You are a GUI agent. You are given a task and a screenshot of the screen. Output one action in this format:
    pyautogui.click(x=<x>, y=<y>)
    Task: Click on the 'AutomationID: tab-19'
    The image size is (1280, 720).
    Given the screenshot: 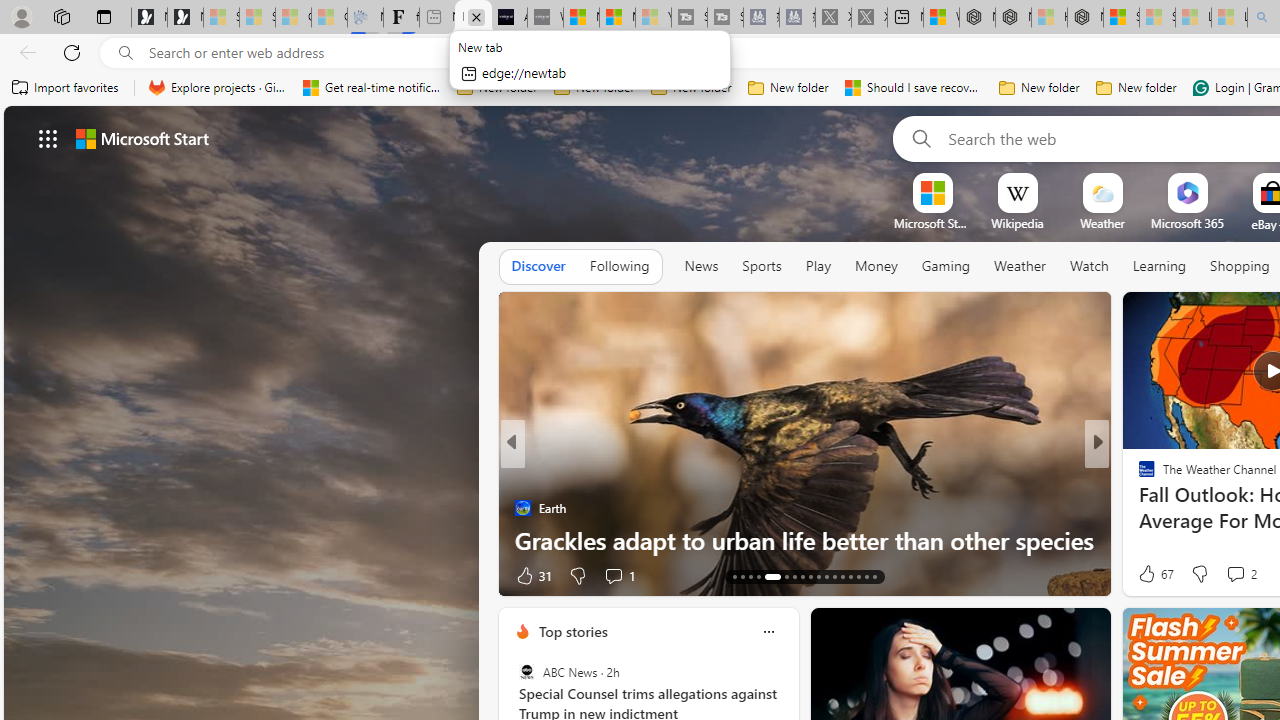 What is the action you would take?
    pyautogui.click(x=749, y=577)
    